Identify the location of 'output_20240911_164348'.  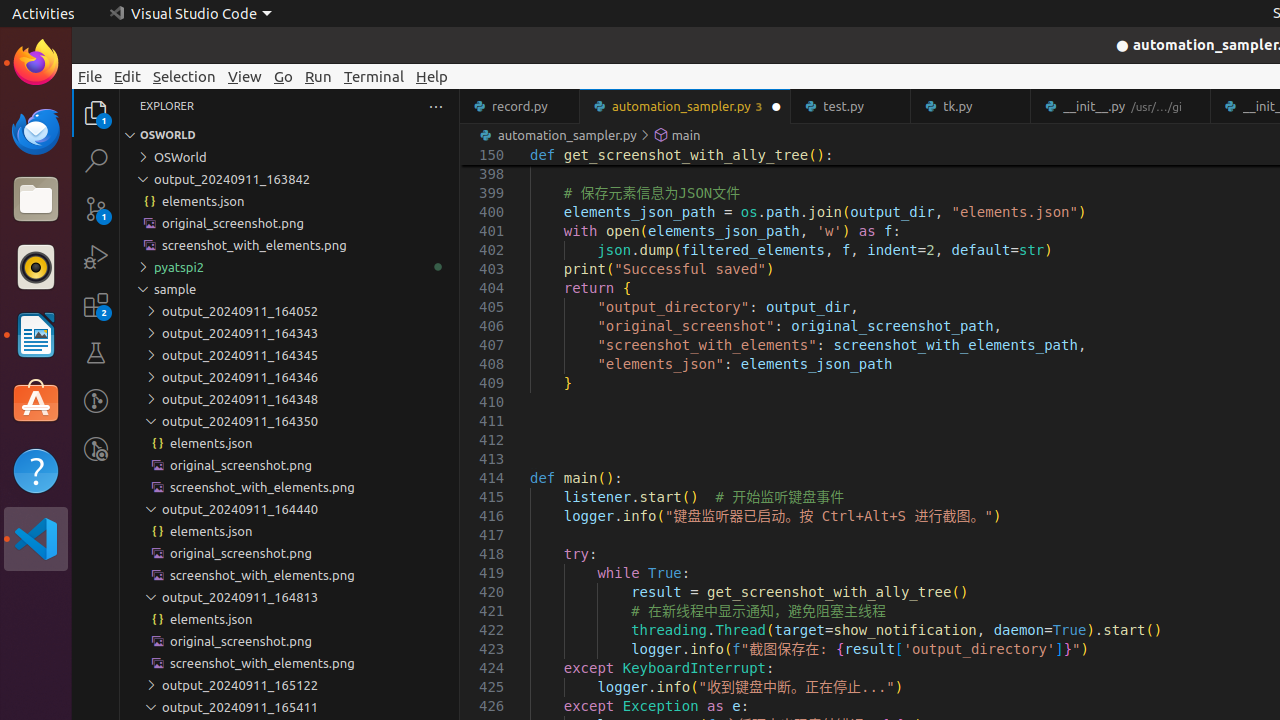
(288, 399).